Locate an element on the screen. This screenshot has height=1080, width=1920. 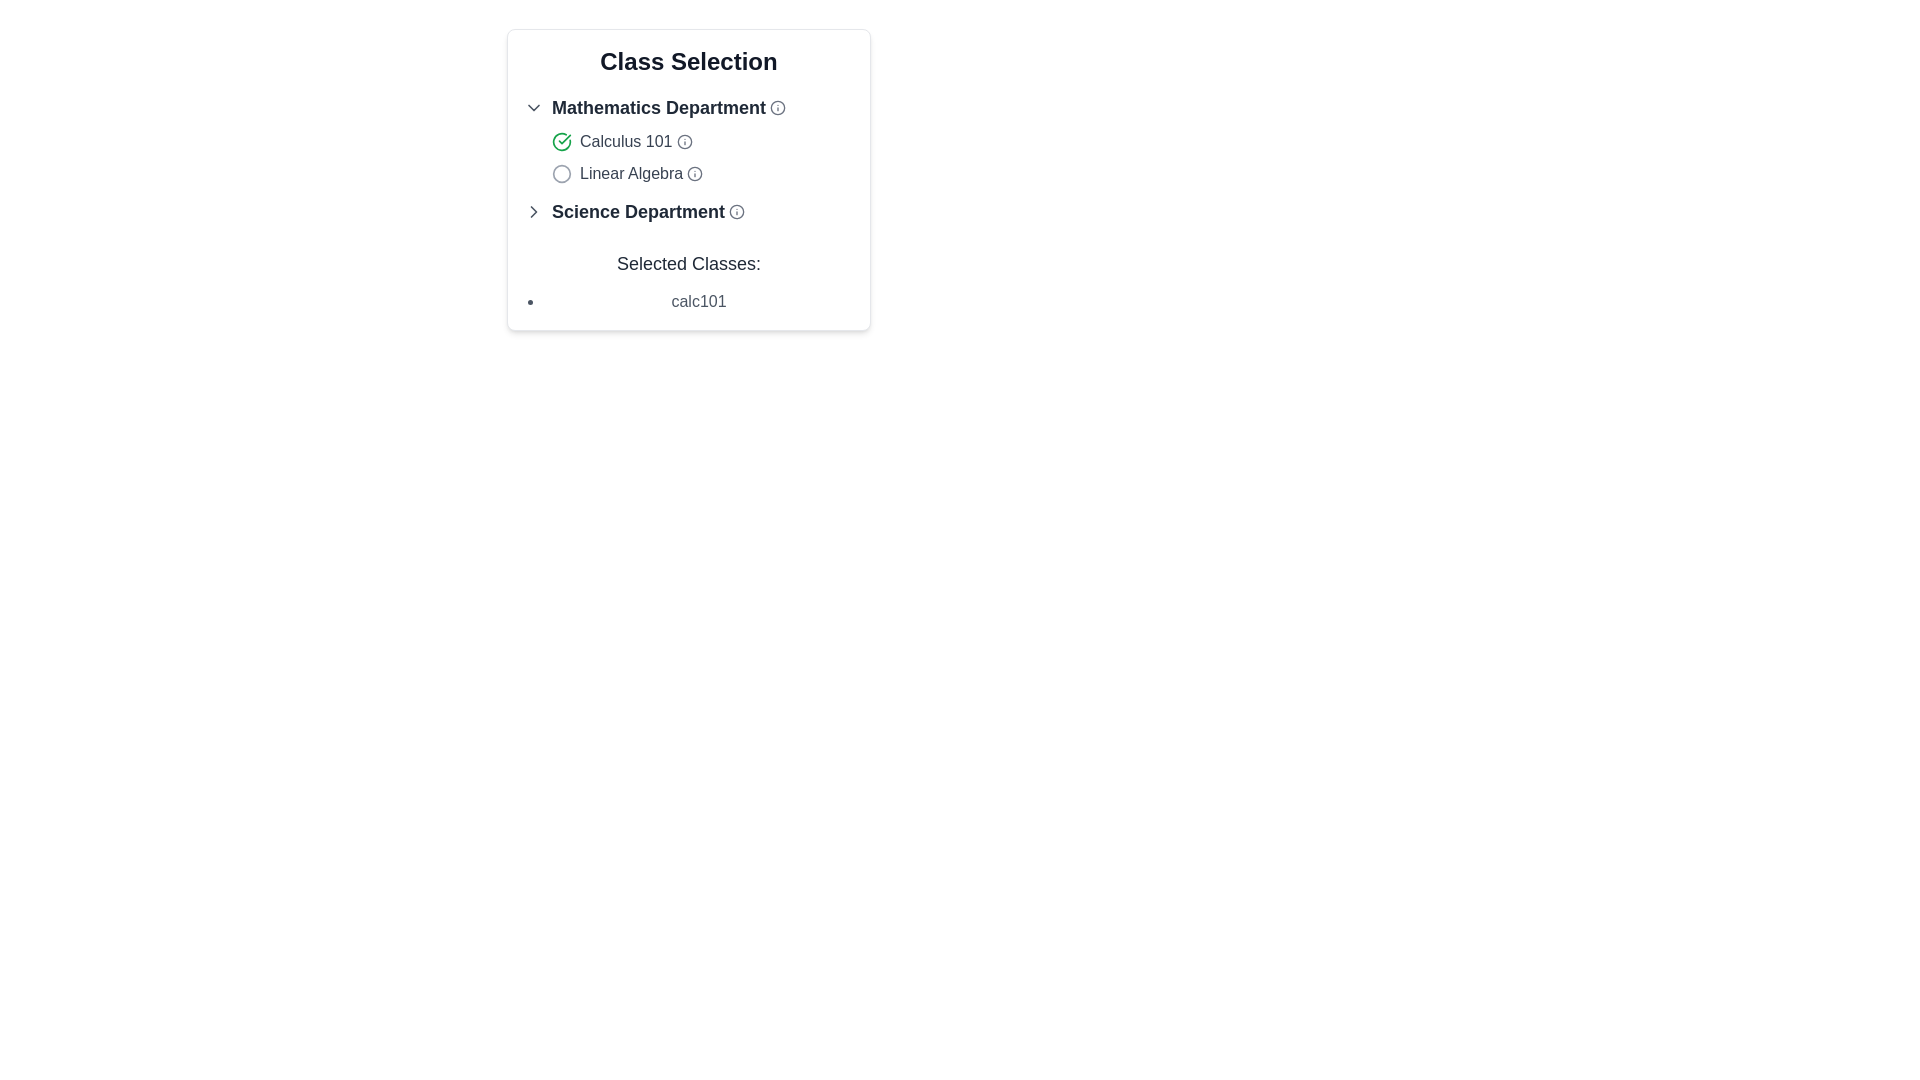
the text item displaying 'calc101' in the 'Selected Classes' subsection, which is the only list item under the 'Selected Classes' header is located at coordinates (699, 301).